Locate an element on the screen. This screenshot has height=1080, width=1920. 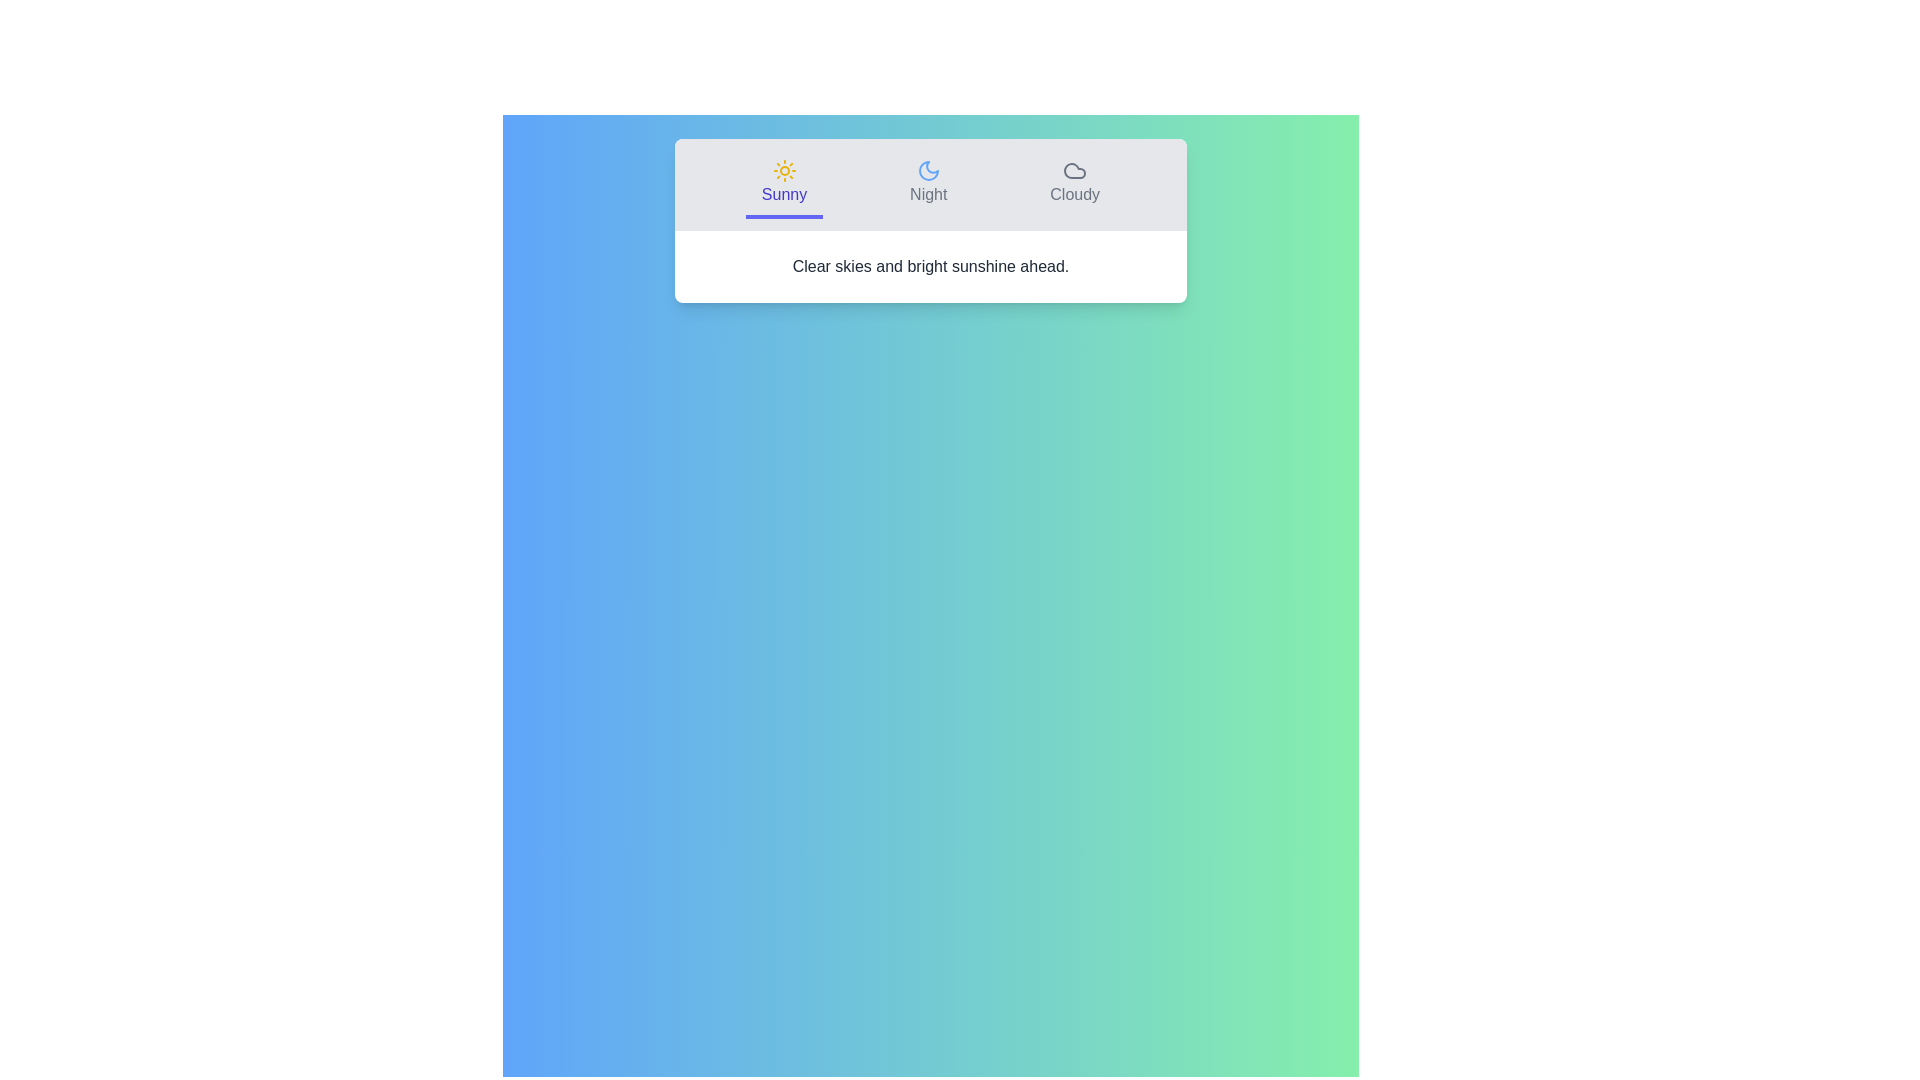
the Cloudy tab to select it is located at coordinates (1074, 185).